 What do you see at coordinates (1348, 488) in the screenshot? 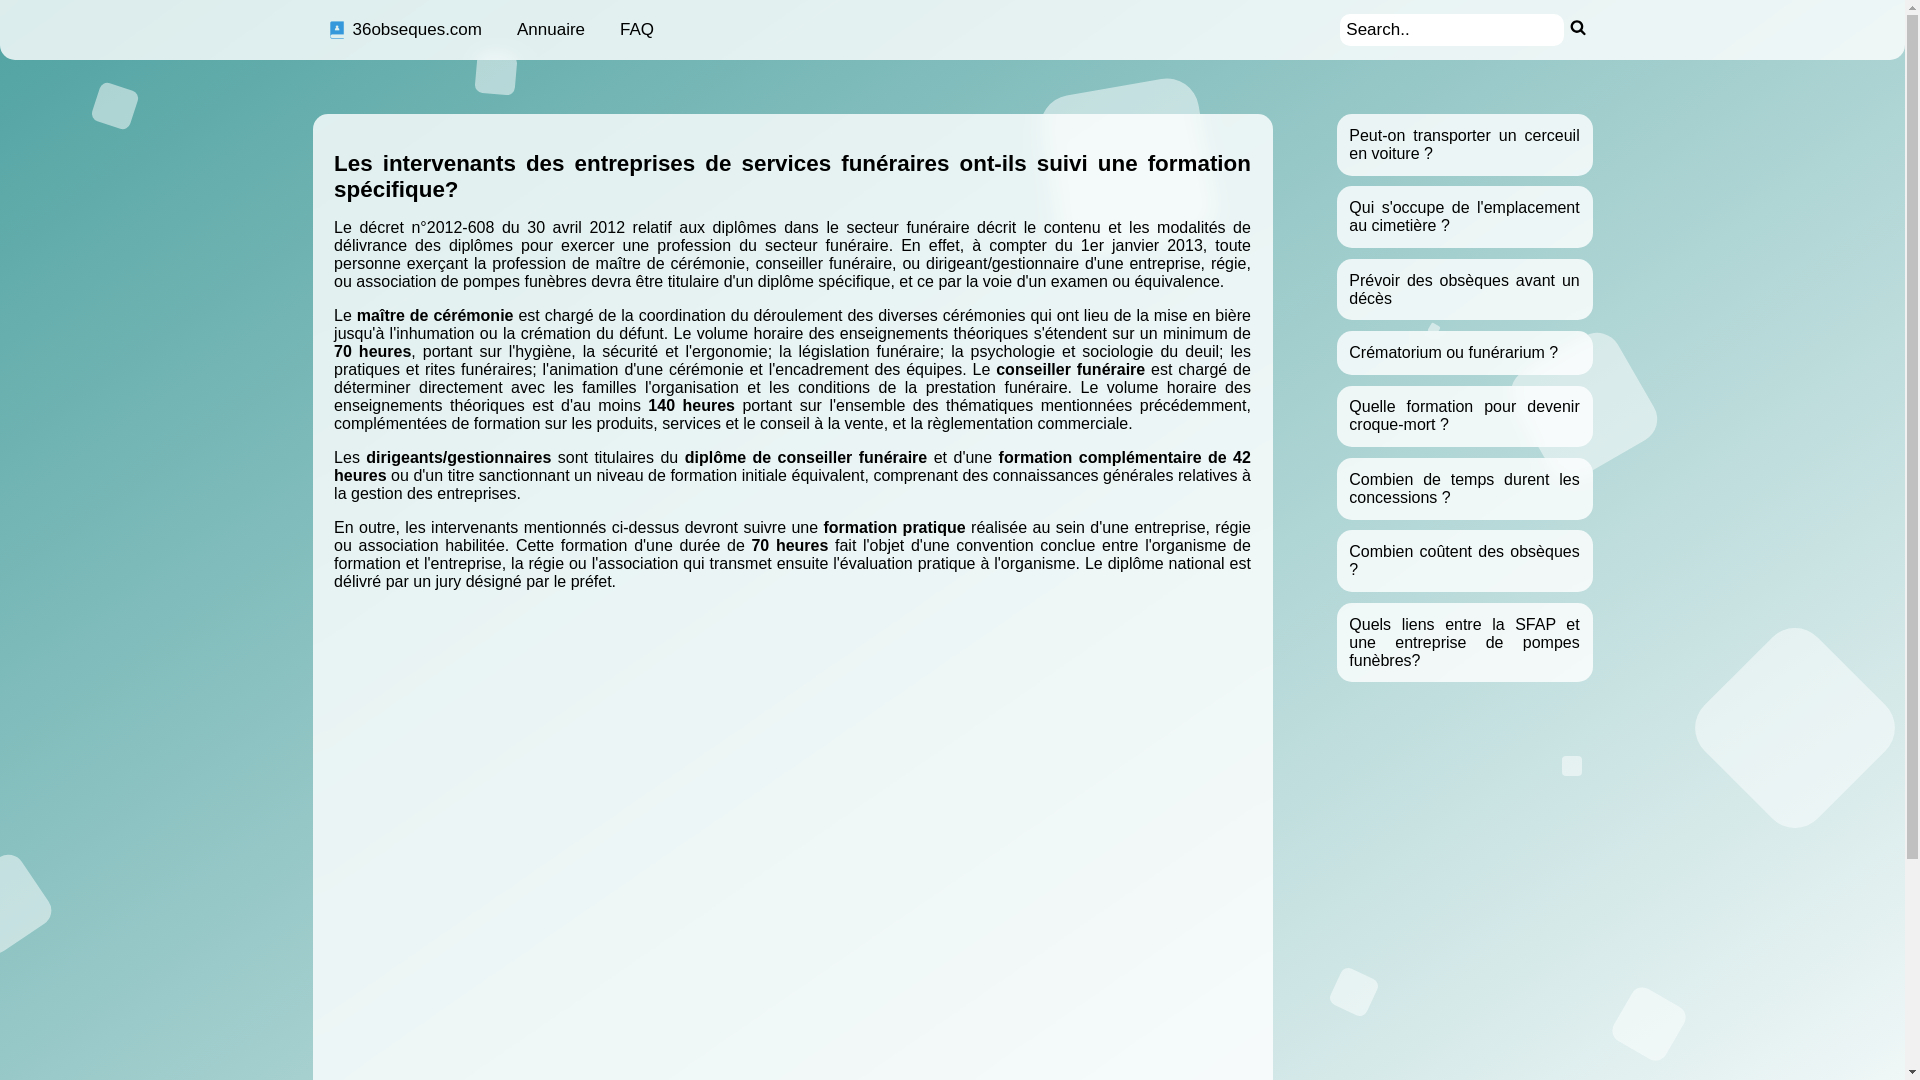
I see `'Combien de temps durent les concessions ?'` at bounding box center [1348, 488].